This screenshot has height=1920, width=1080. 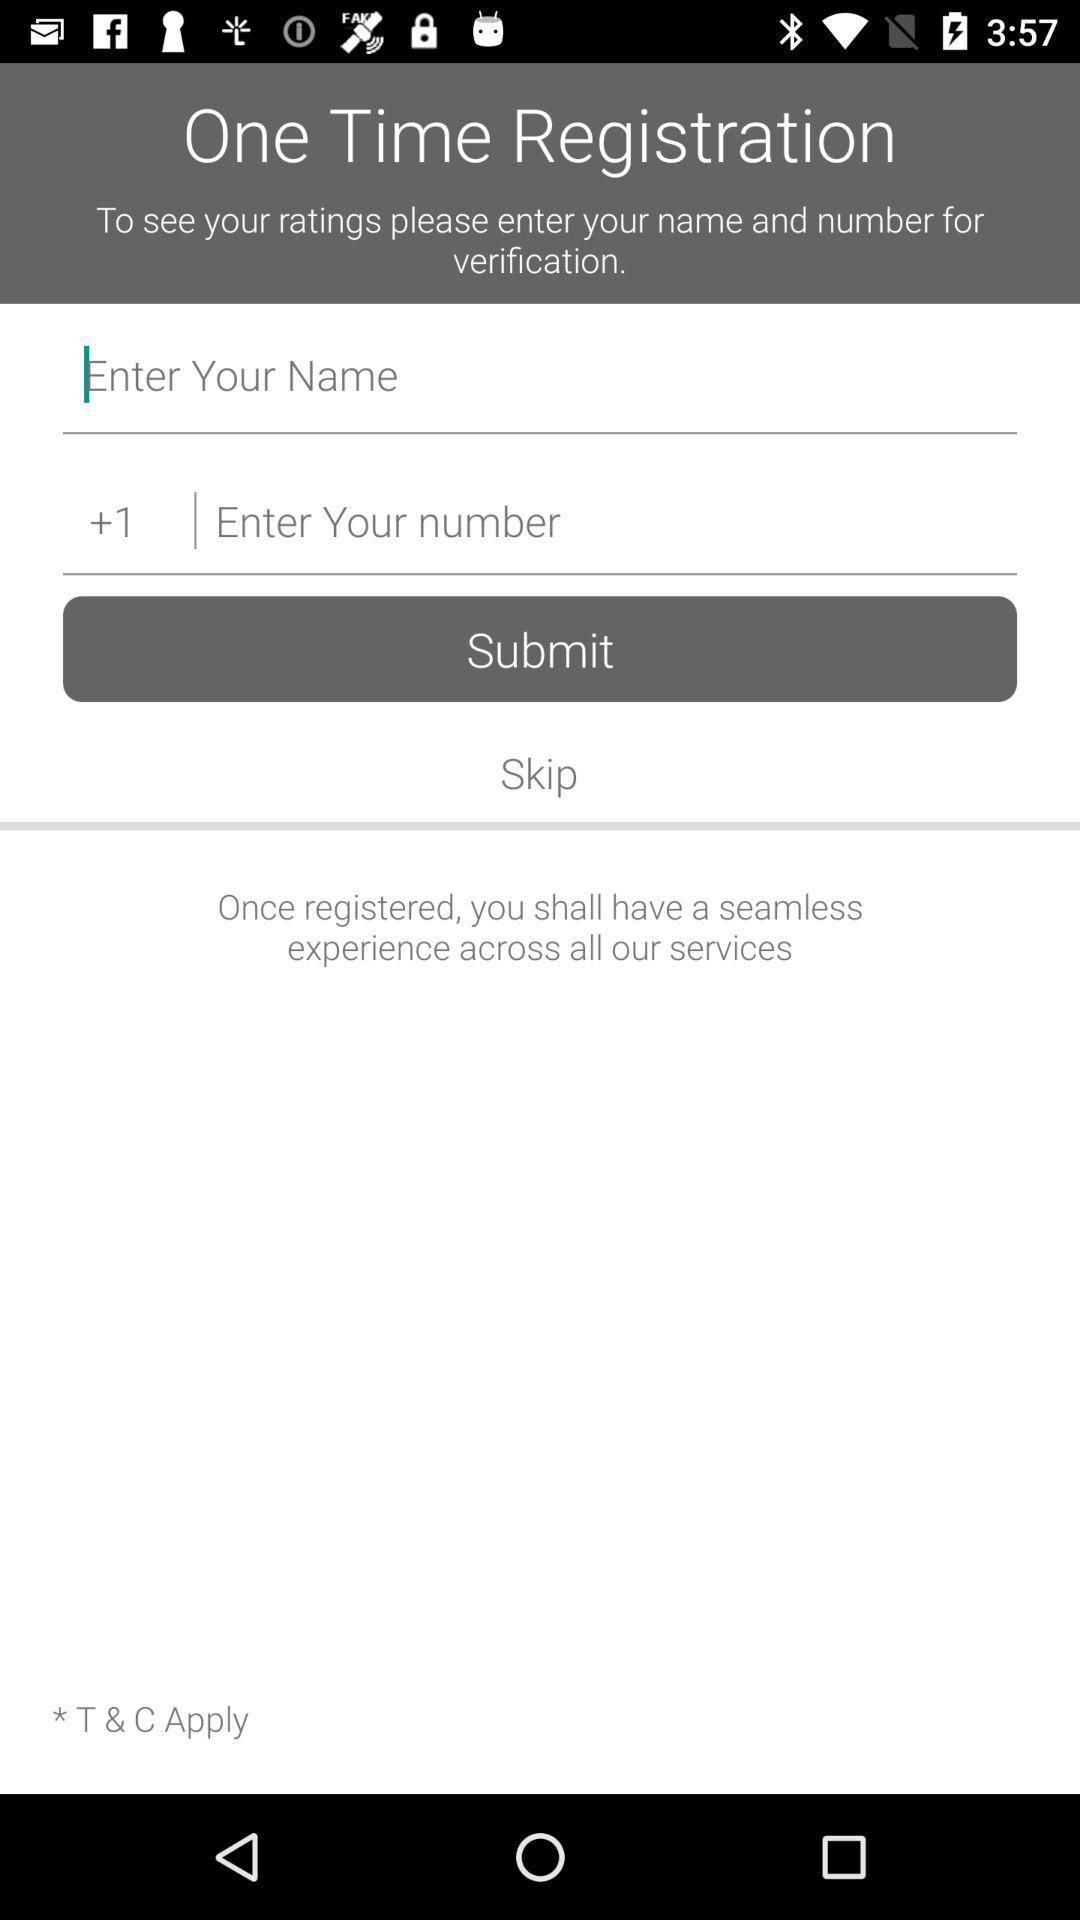 What do you see at coordinates (540, 649) in the screenshot?
I see `icon below the +1` at bounding box center [540, 649].